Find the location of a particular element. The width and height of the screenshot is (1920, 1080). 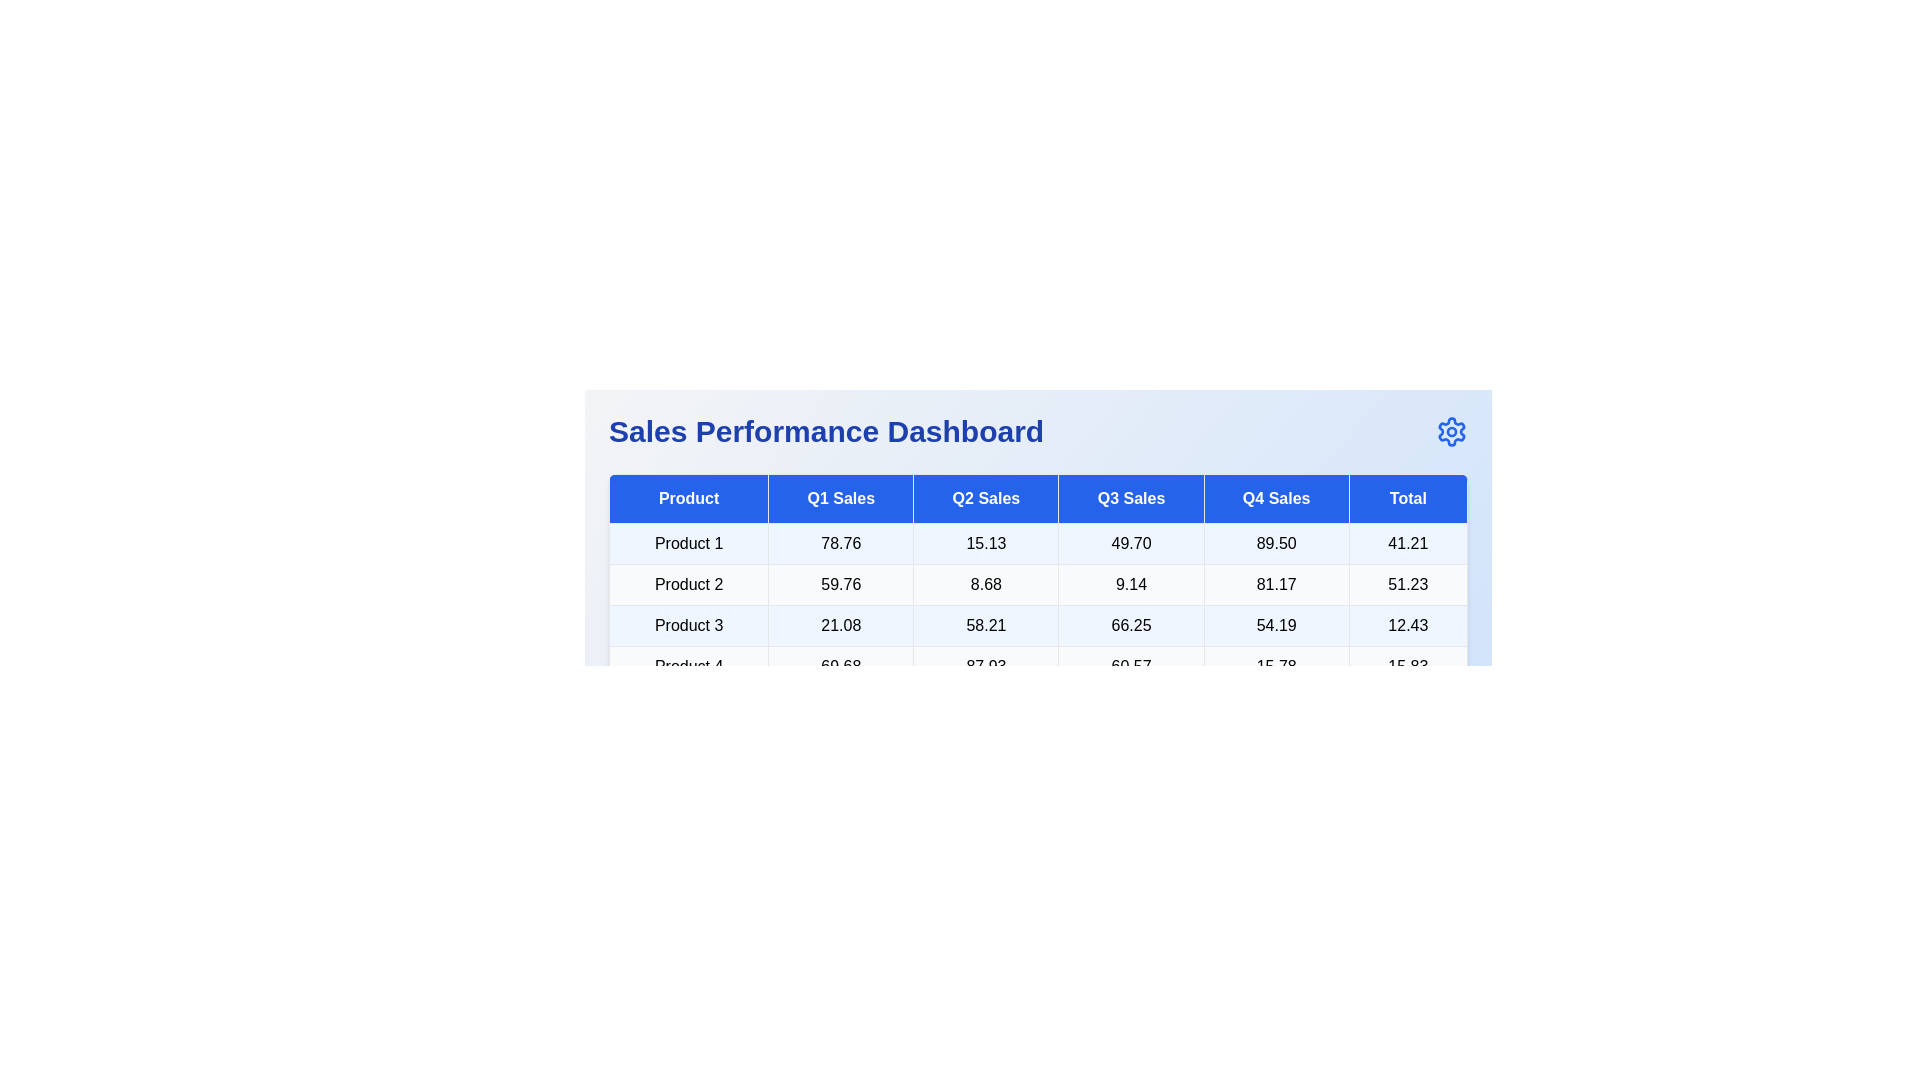

the header Q3 Sales to sort the table by that column is located at coordinates (1131, 497).